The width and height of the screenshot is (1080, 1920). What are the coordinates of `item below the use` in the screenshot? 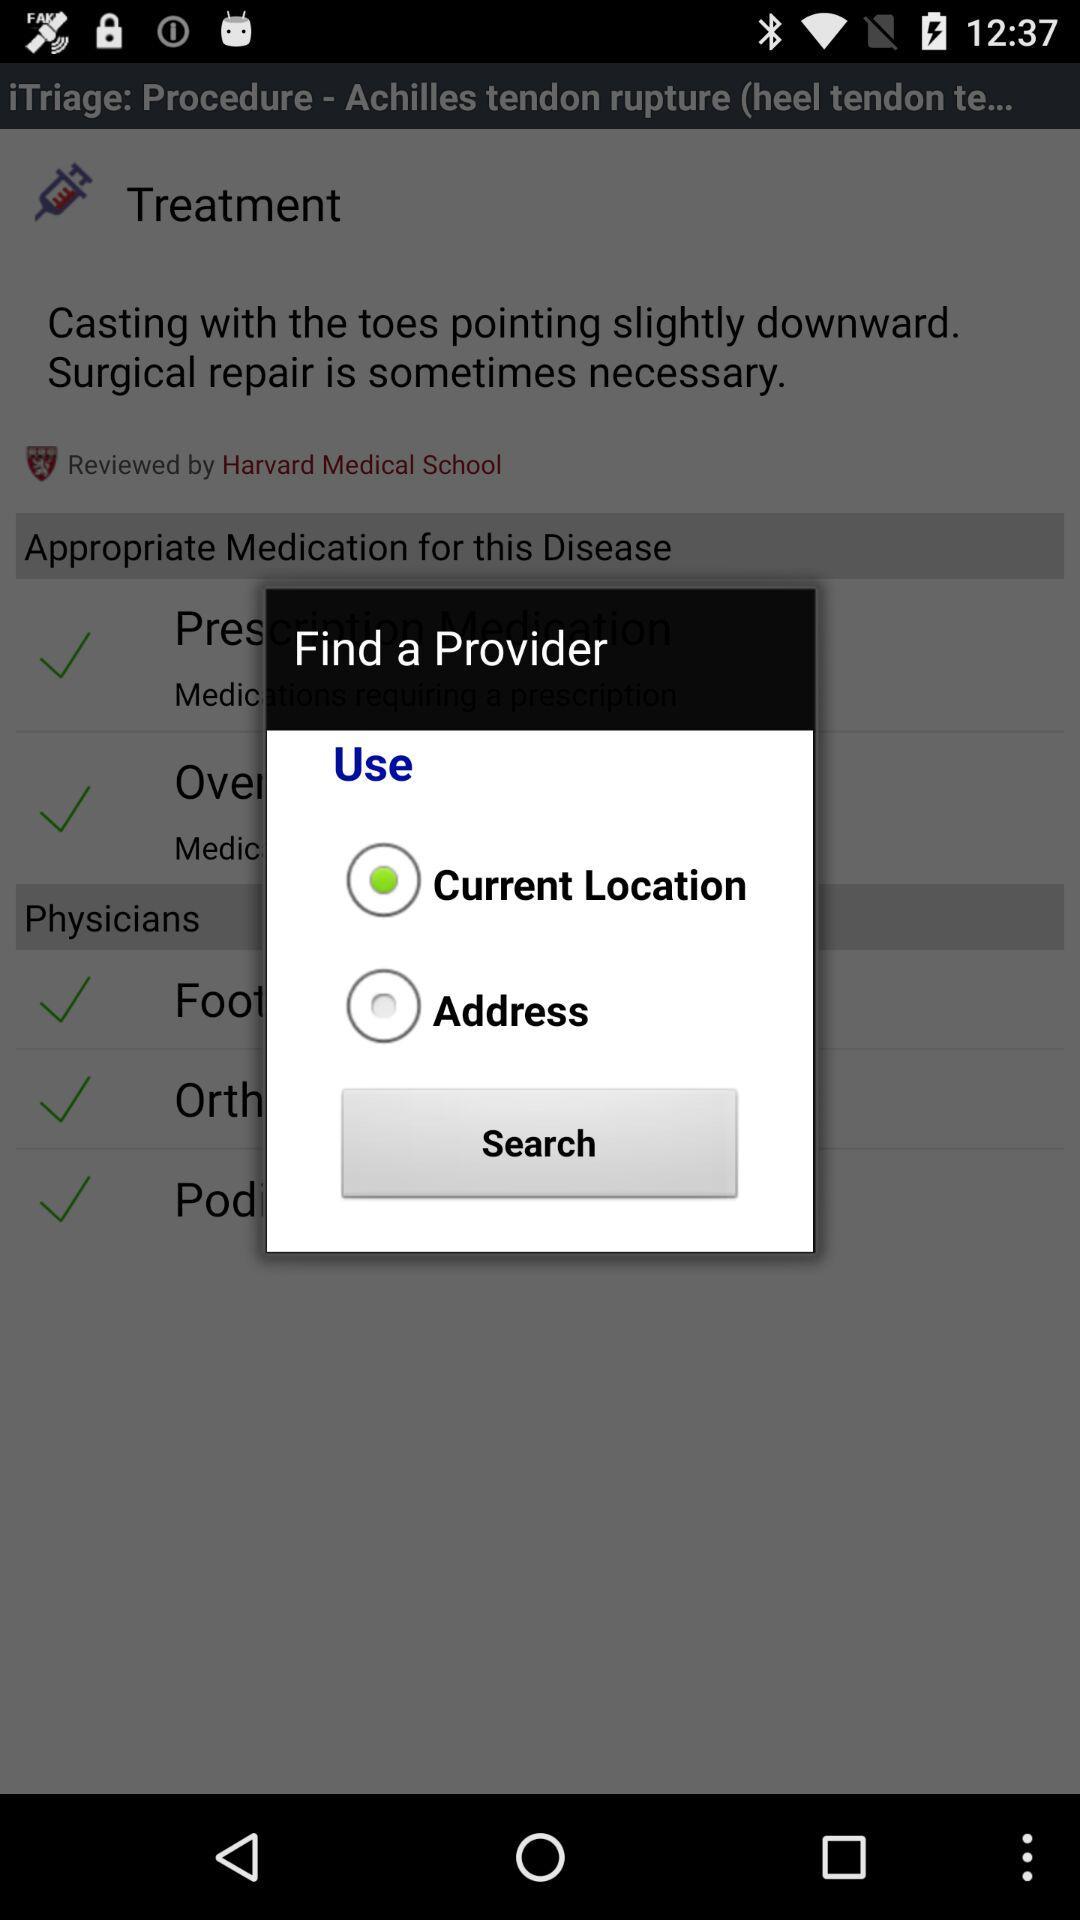 It's located at (540, 882).